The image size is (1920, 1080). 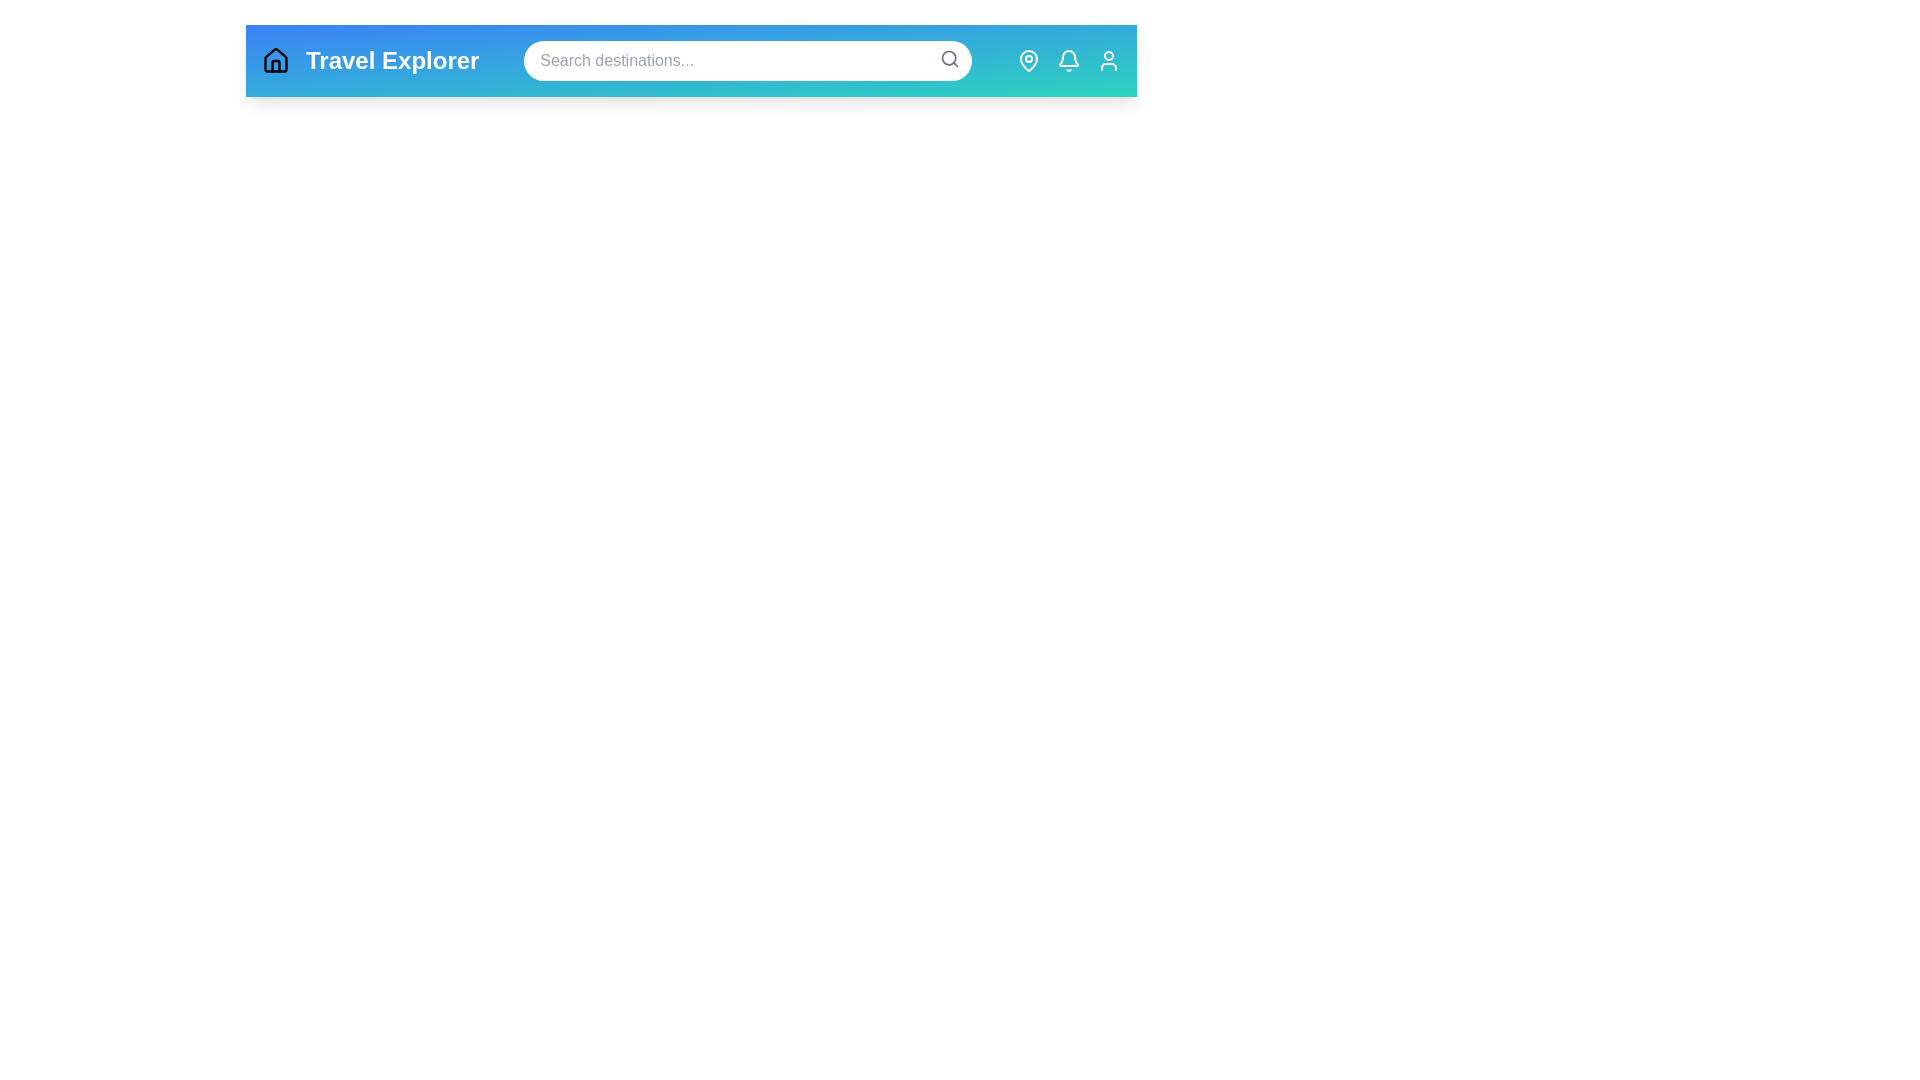 I want to click on the search bar and type the text 'destination', so click(x=747, y=60).